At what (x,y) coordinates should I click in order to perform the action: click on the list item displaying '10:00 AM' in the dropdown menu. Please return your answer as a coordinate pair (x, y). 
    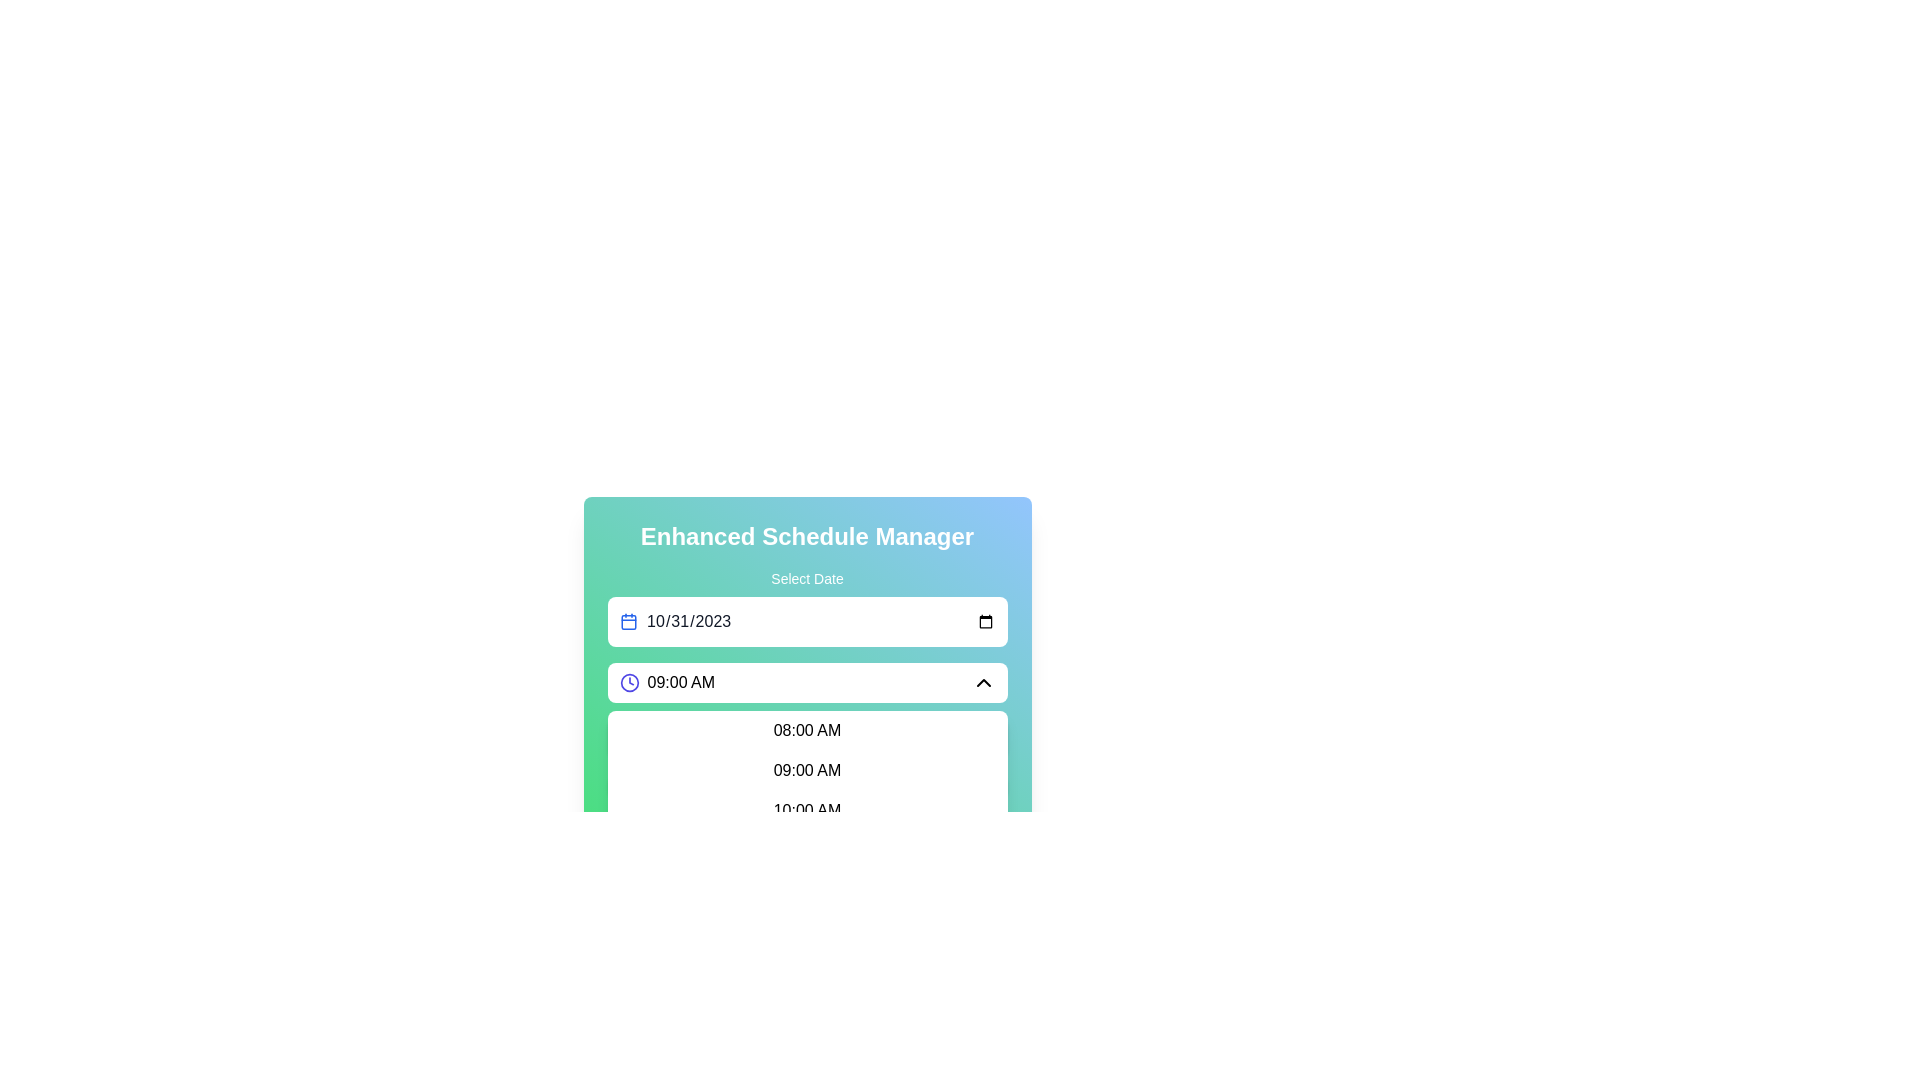
    Looking at the image, I should click on (807, 810).